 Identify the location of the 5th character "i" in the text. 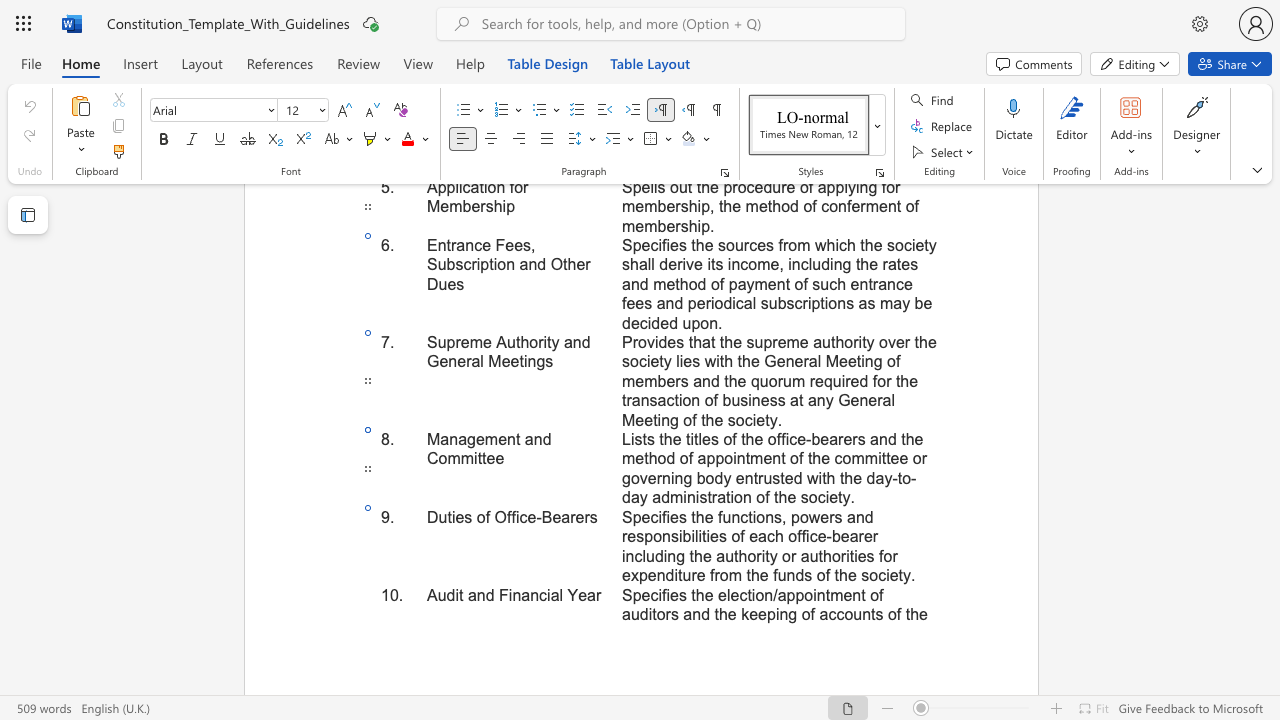
(650, 613).